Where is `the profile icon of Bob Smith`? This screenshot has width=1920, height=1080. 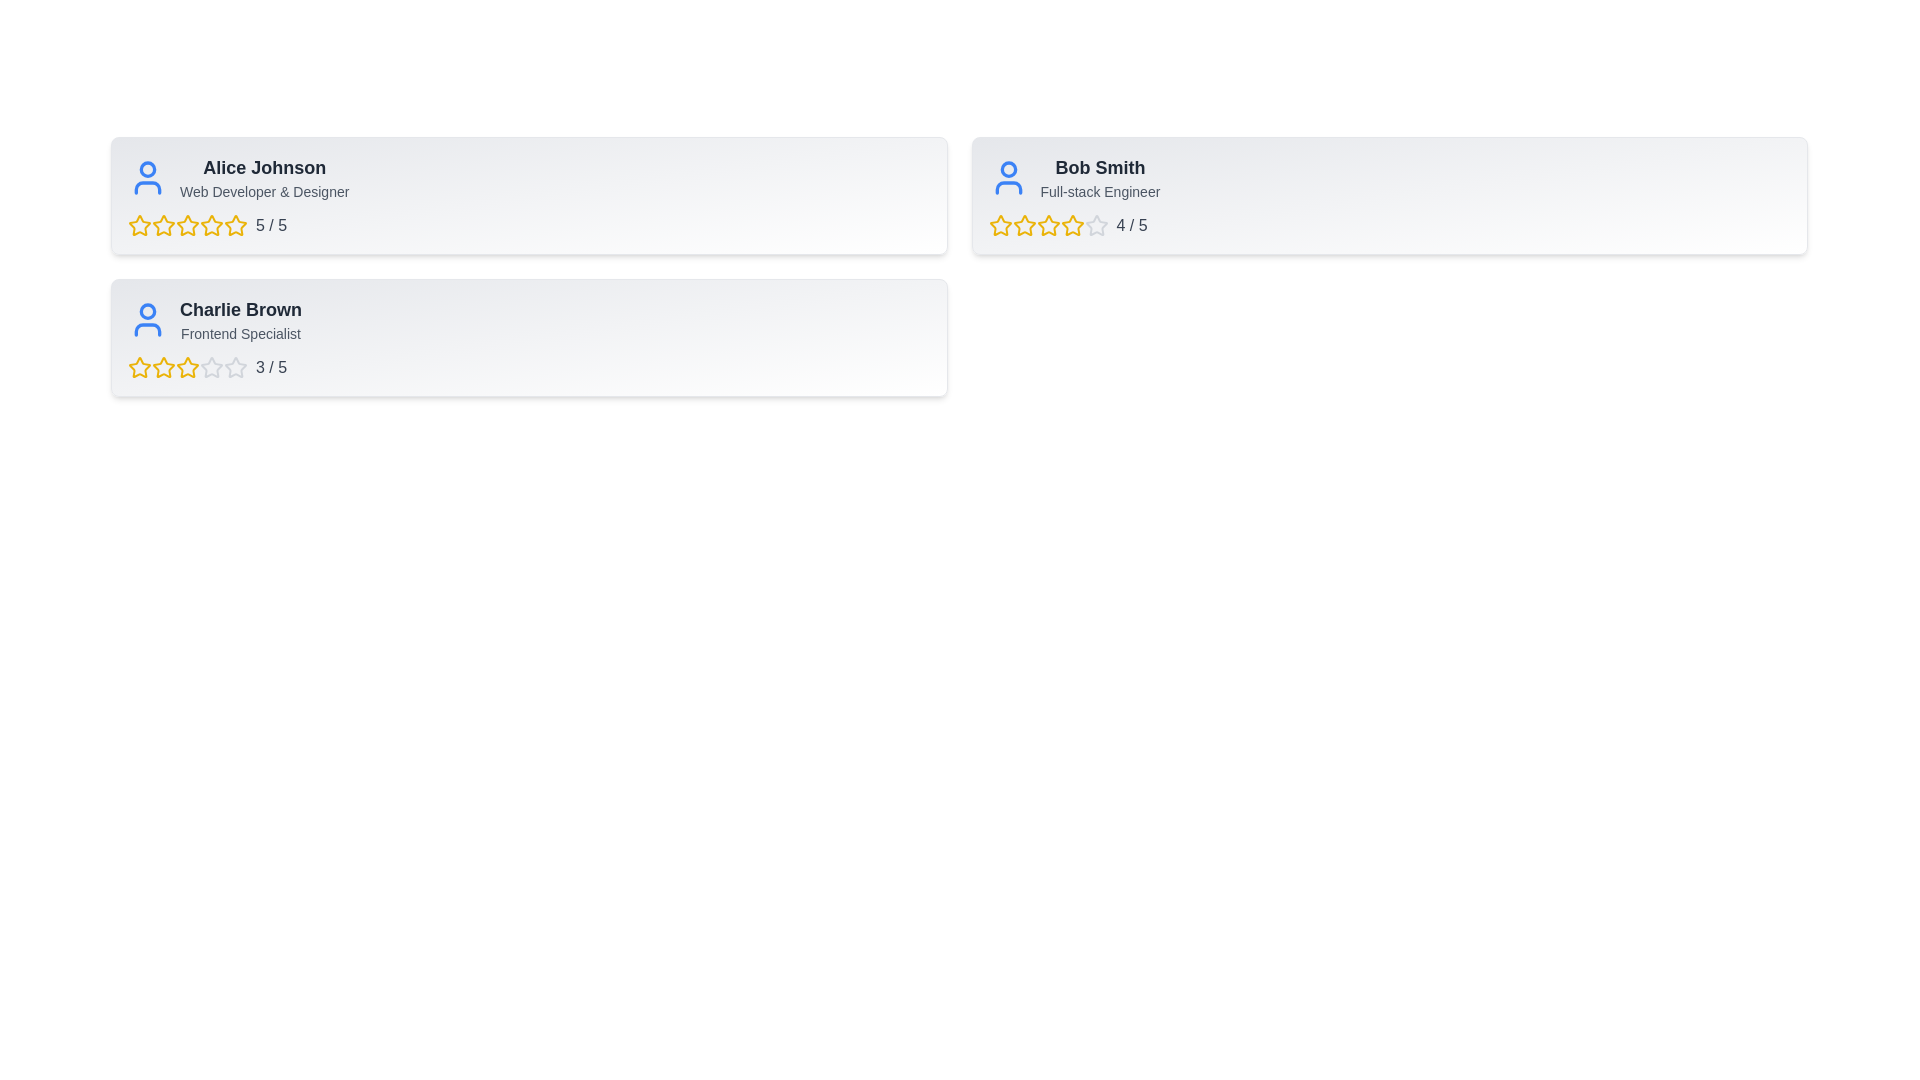 the profile icon of Bob Smith is located at coordinates (1008, 176).